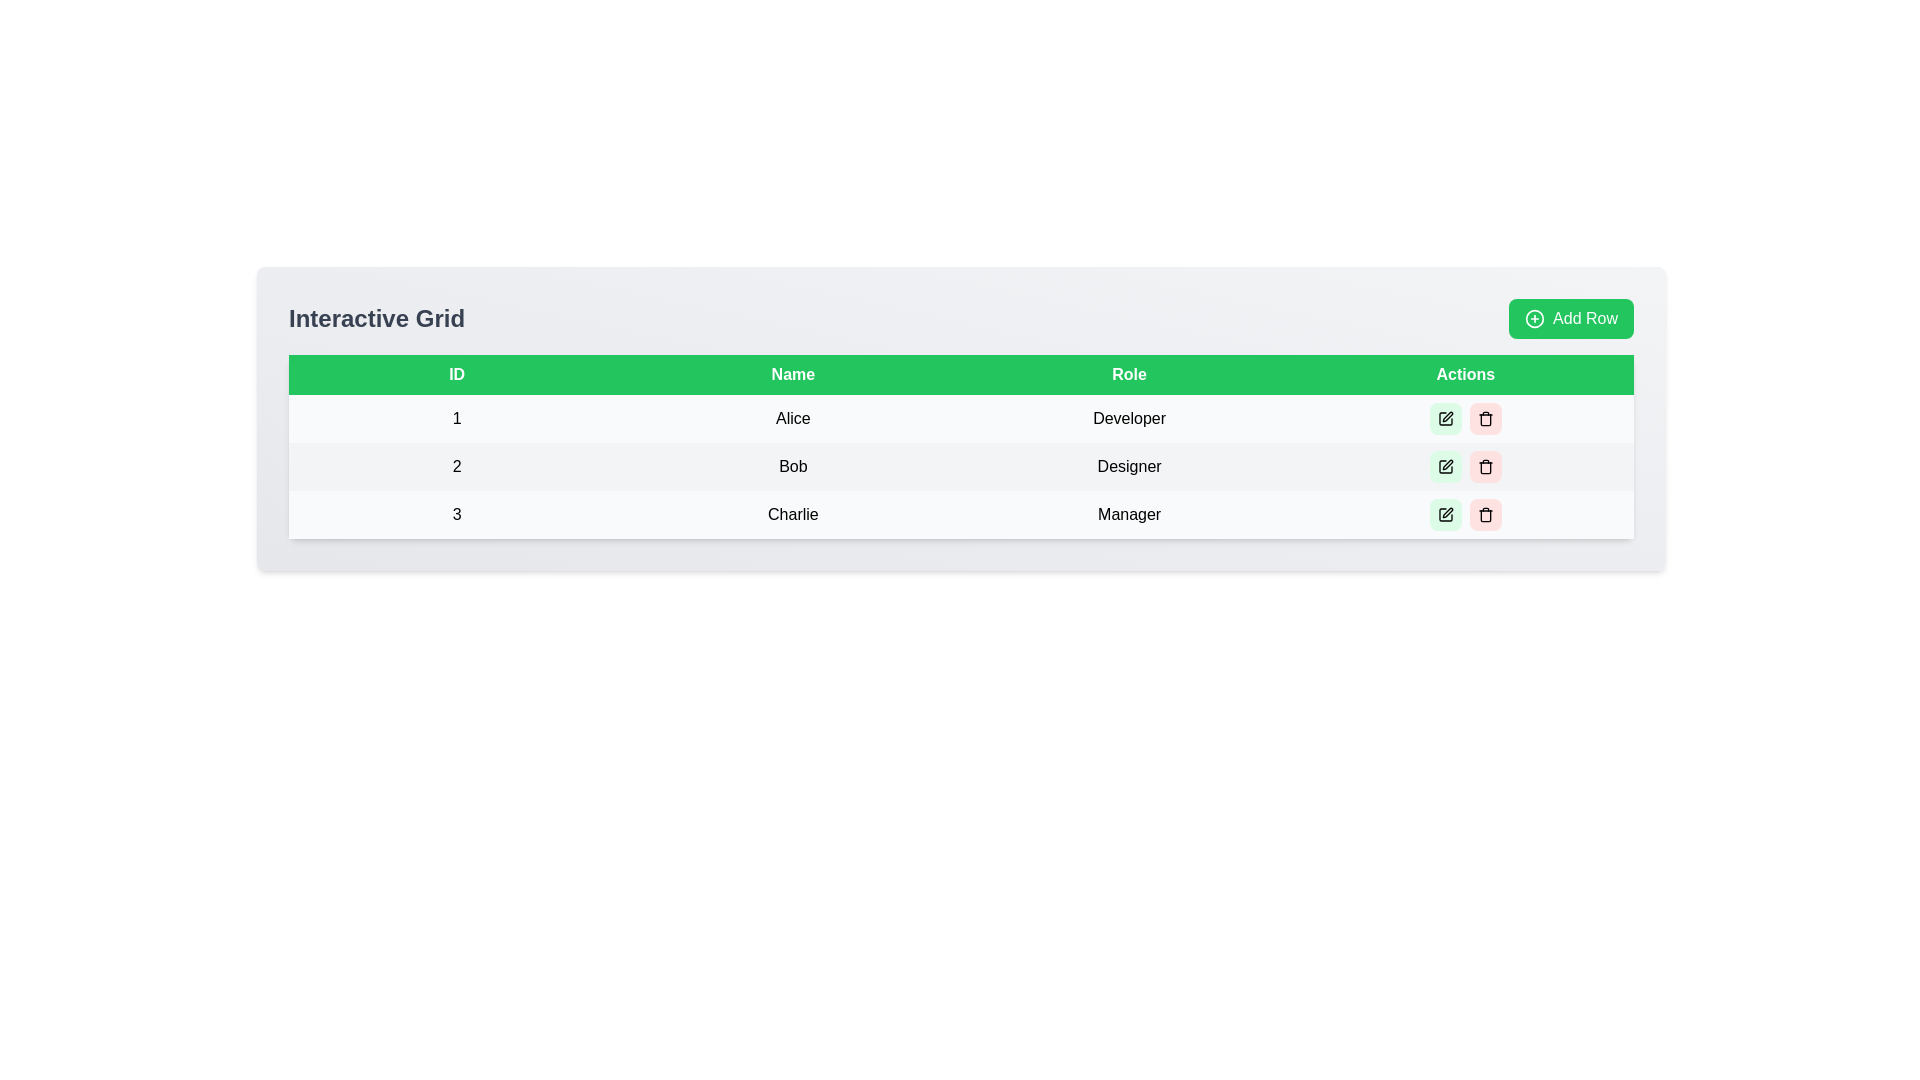 This screenshot has height=1080, width=1920. Describe the element at coordinates (792, 374) in the screenshot. I see `the 'Name' column header in the grid, which is a rectangular section with a green background and white text, positioned between 'ID' and 'Role'` at that location.